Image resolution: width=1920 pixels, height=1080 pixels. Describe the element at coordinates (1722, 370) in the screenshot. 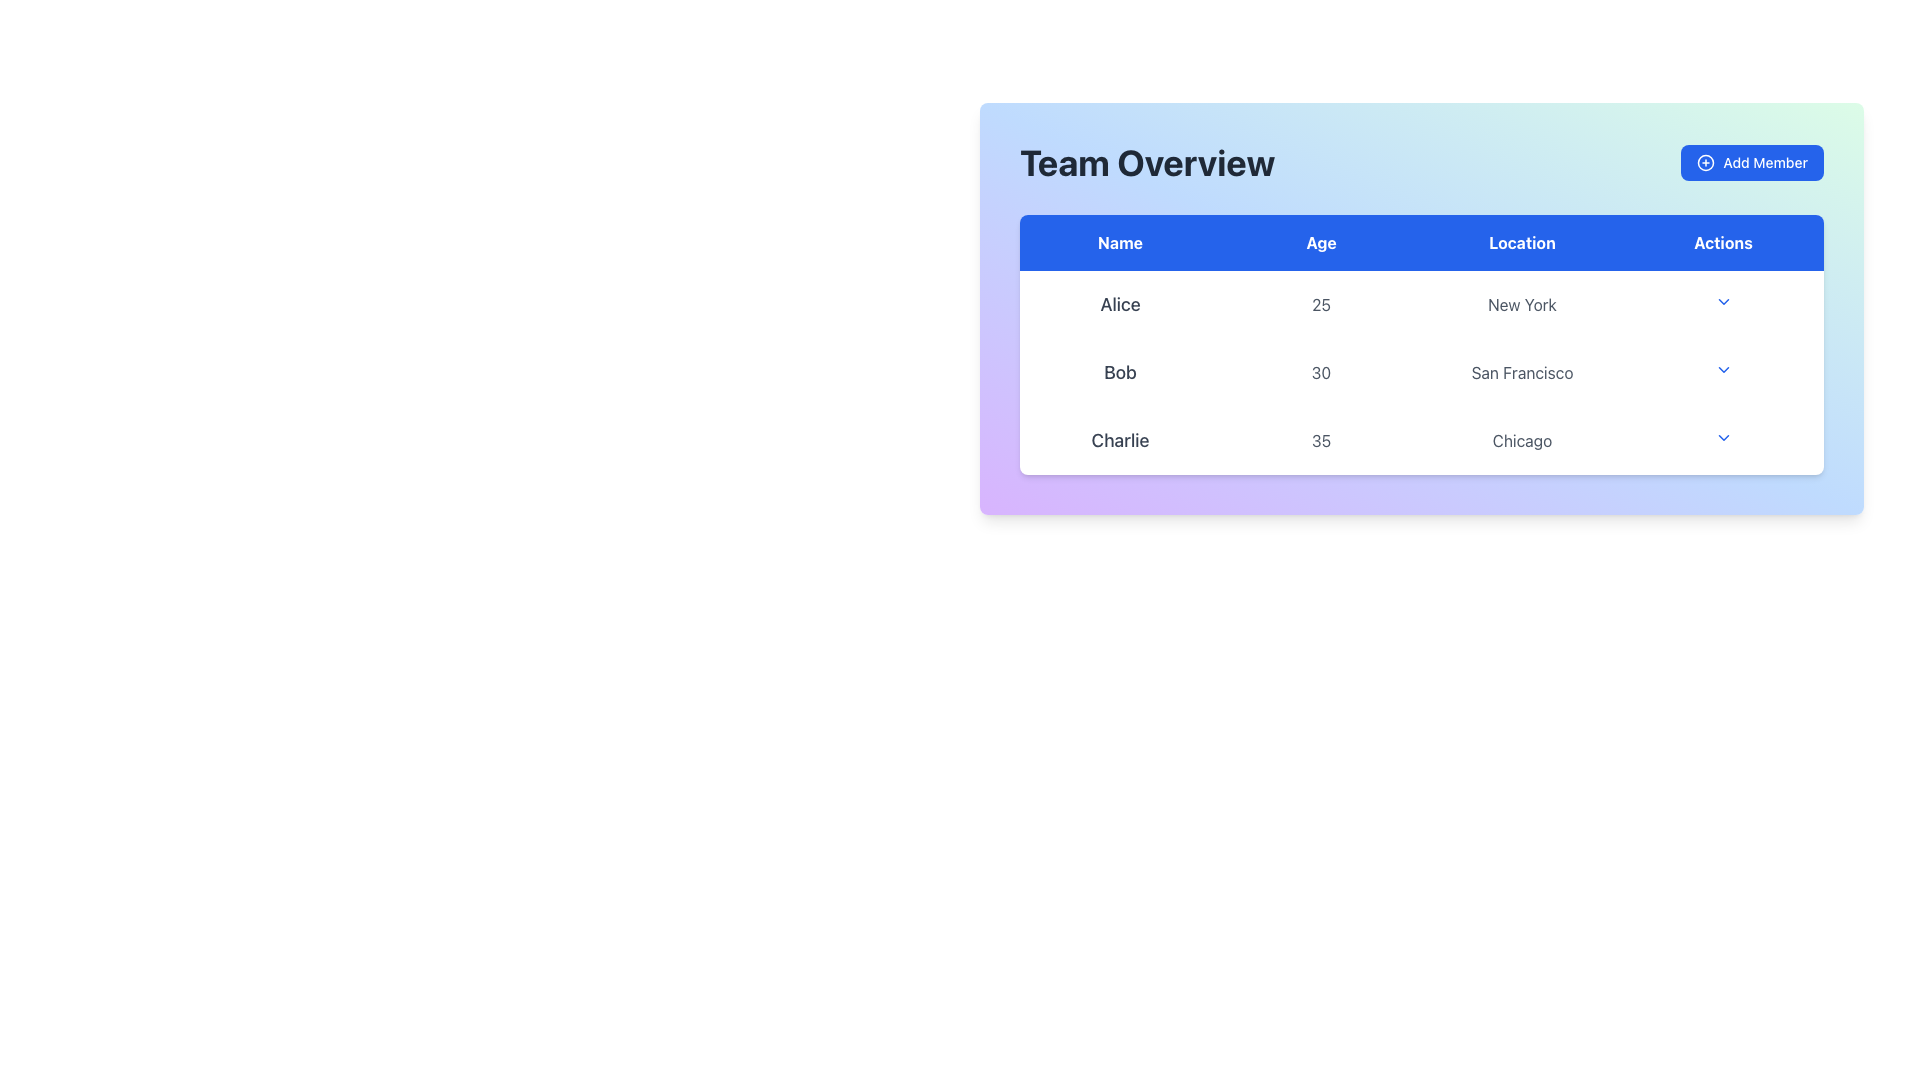

I see `the chevron icon button located in the 'Actions' column of the second row in the table` at that location.